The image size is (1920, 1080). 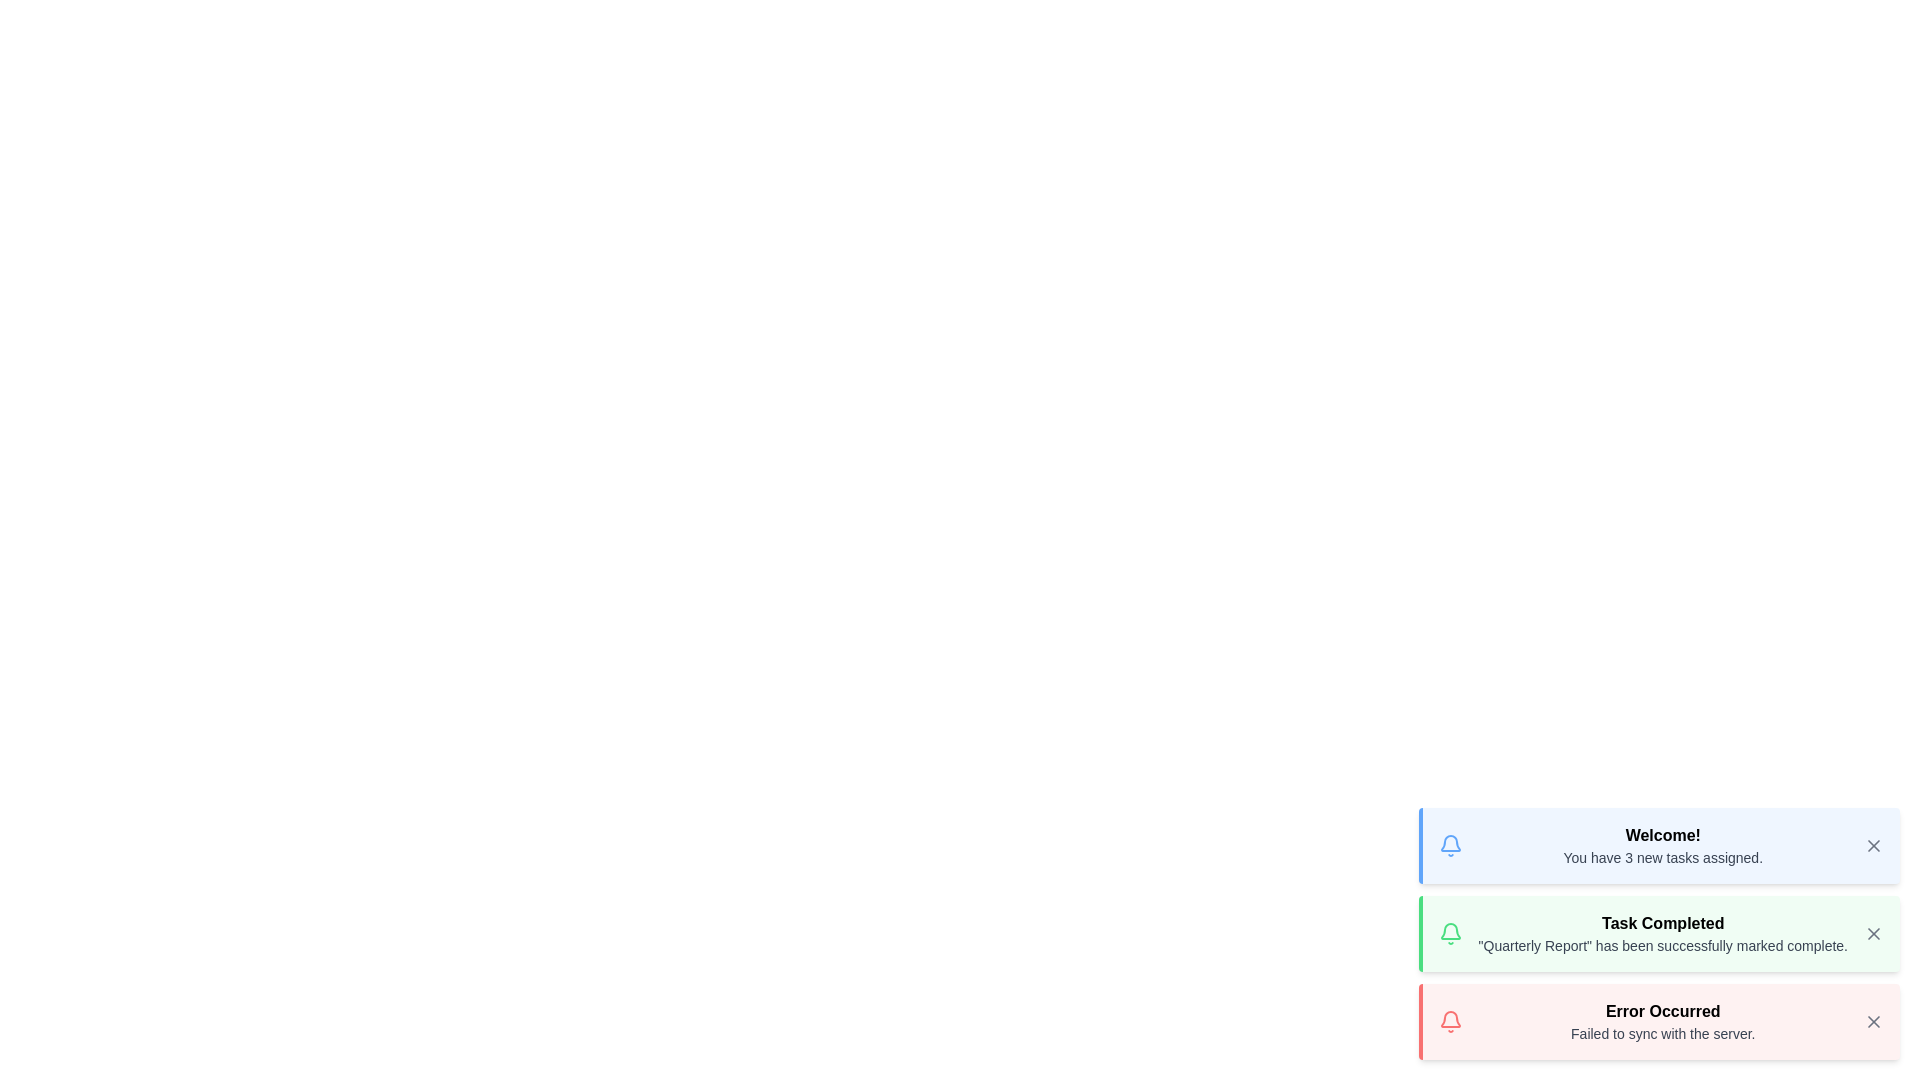 What do you see at coordinates (1663, 1033) in the screenshot?
I see `the detailed error message text that provides information about a failure to synchronize with a server, located directly below the text 'Error Occurred'` at bounding box center [1663, 1033].